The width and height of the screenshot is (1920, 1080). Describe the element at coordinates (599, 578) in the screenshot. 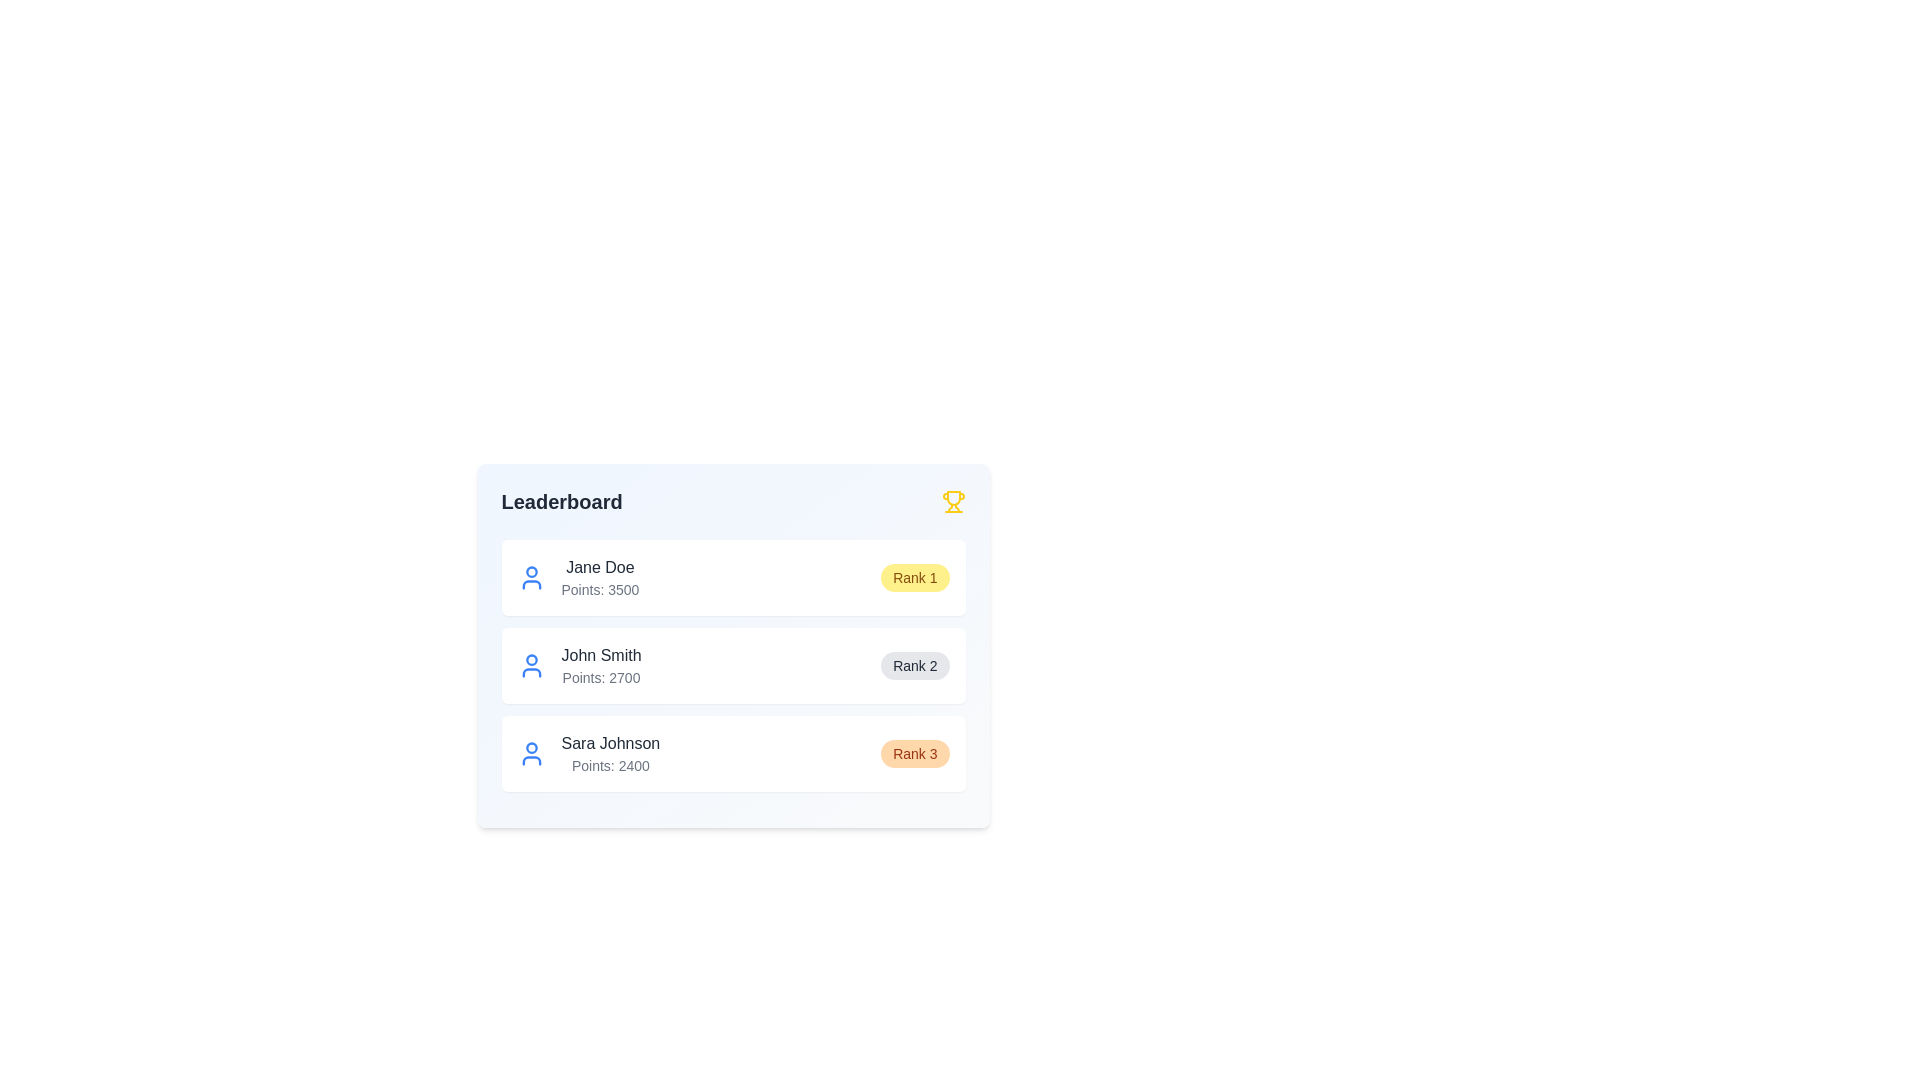

I see `text content displayed in the text block for the top-ranked user, positioned above the 'Rank 1' badge in the leaderboard interface` at that location.